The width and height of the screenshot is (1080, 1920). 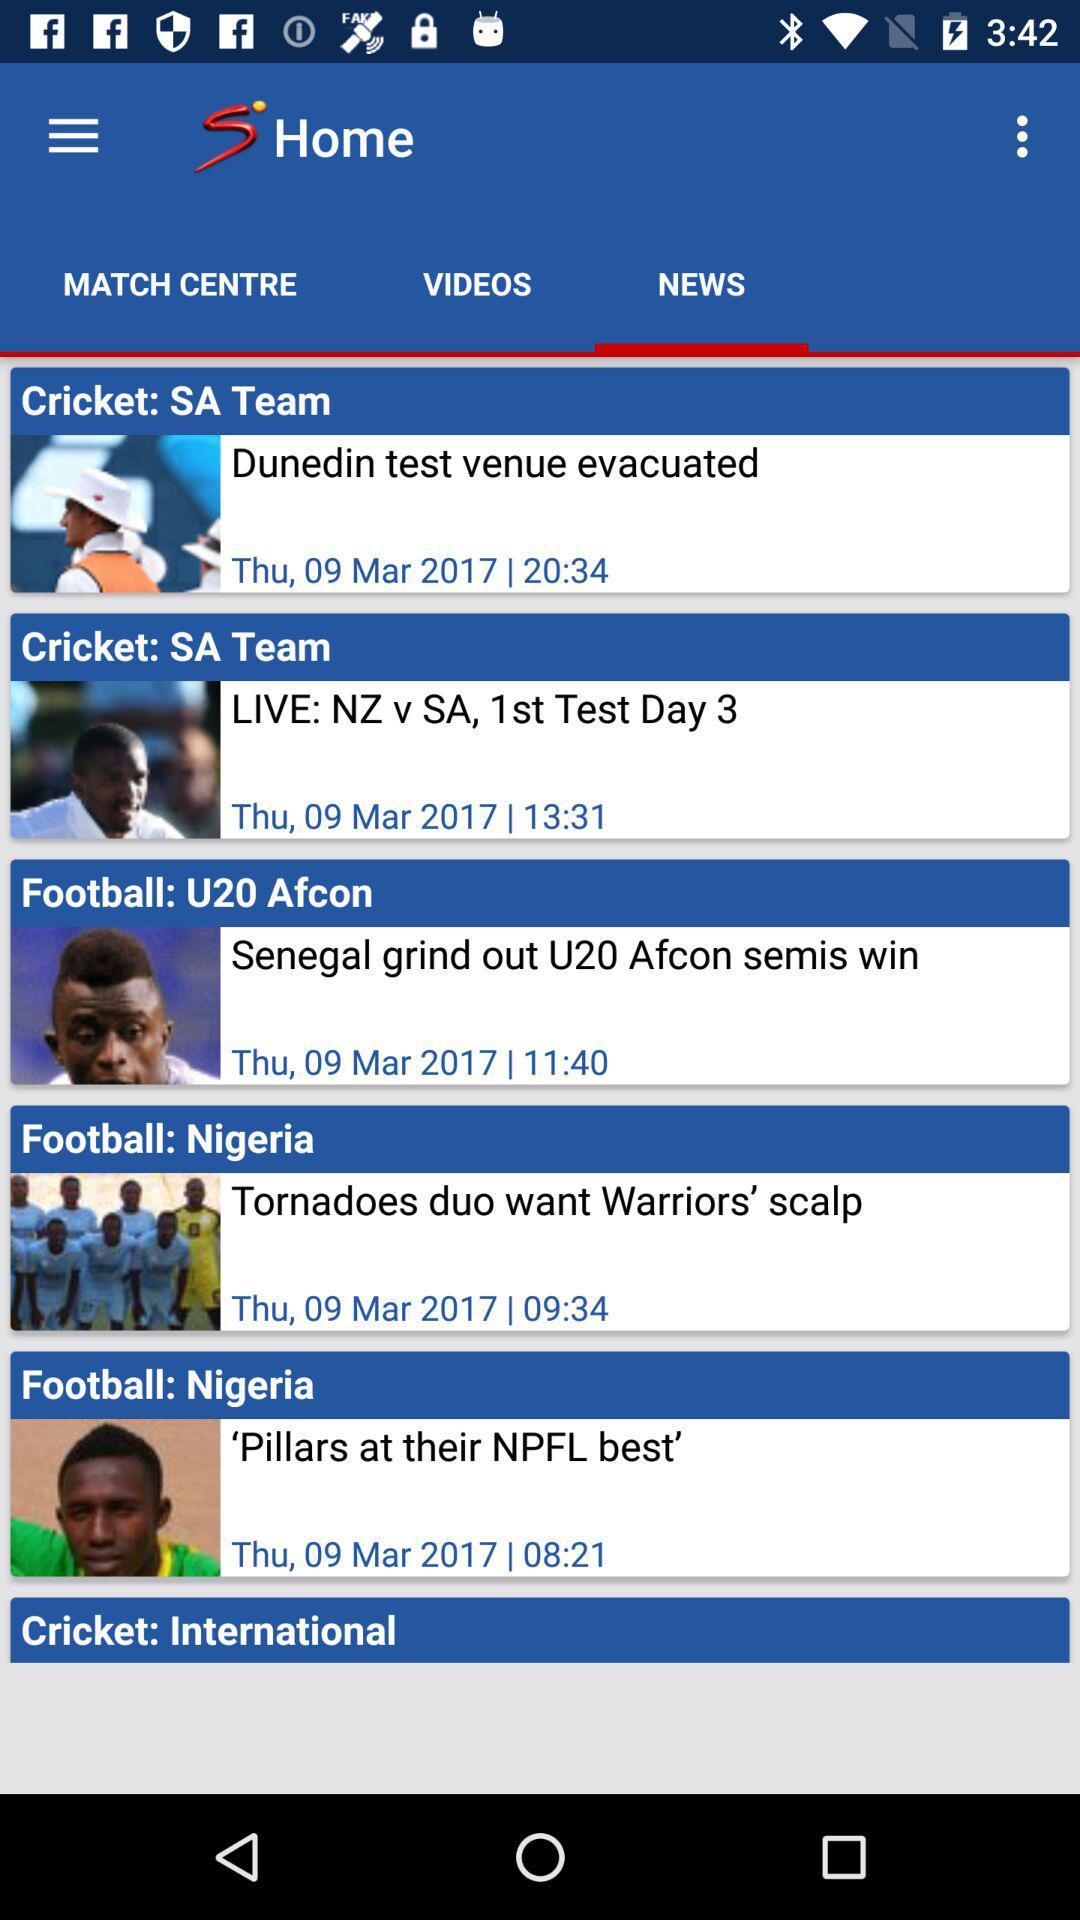 I want to click on the icon next to videos app, so click(x=180, y=282).